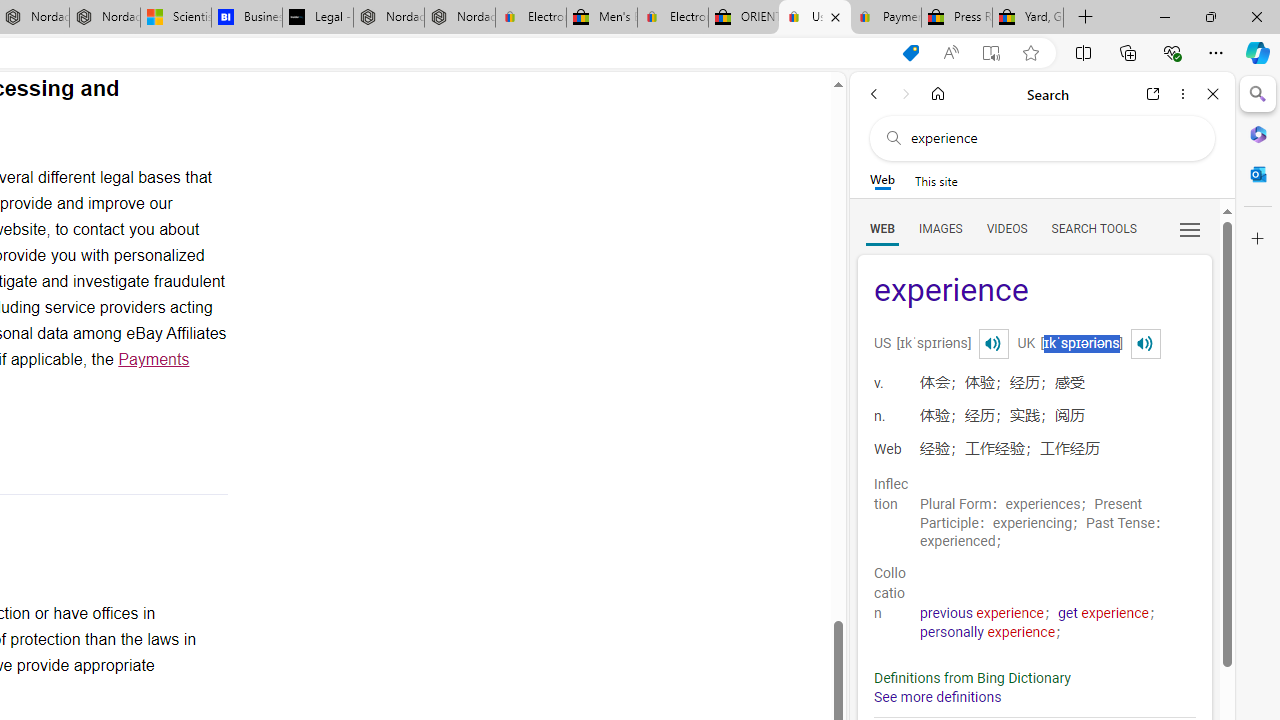 This screenshot has width=1280, height=720. Describe the element at coordinates (885, 17) in the screenshot. I see `'Payments Terms of Use | eBay.com'` at that location.